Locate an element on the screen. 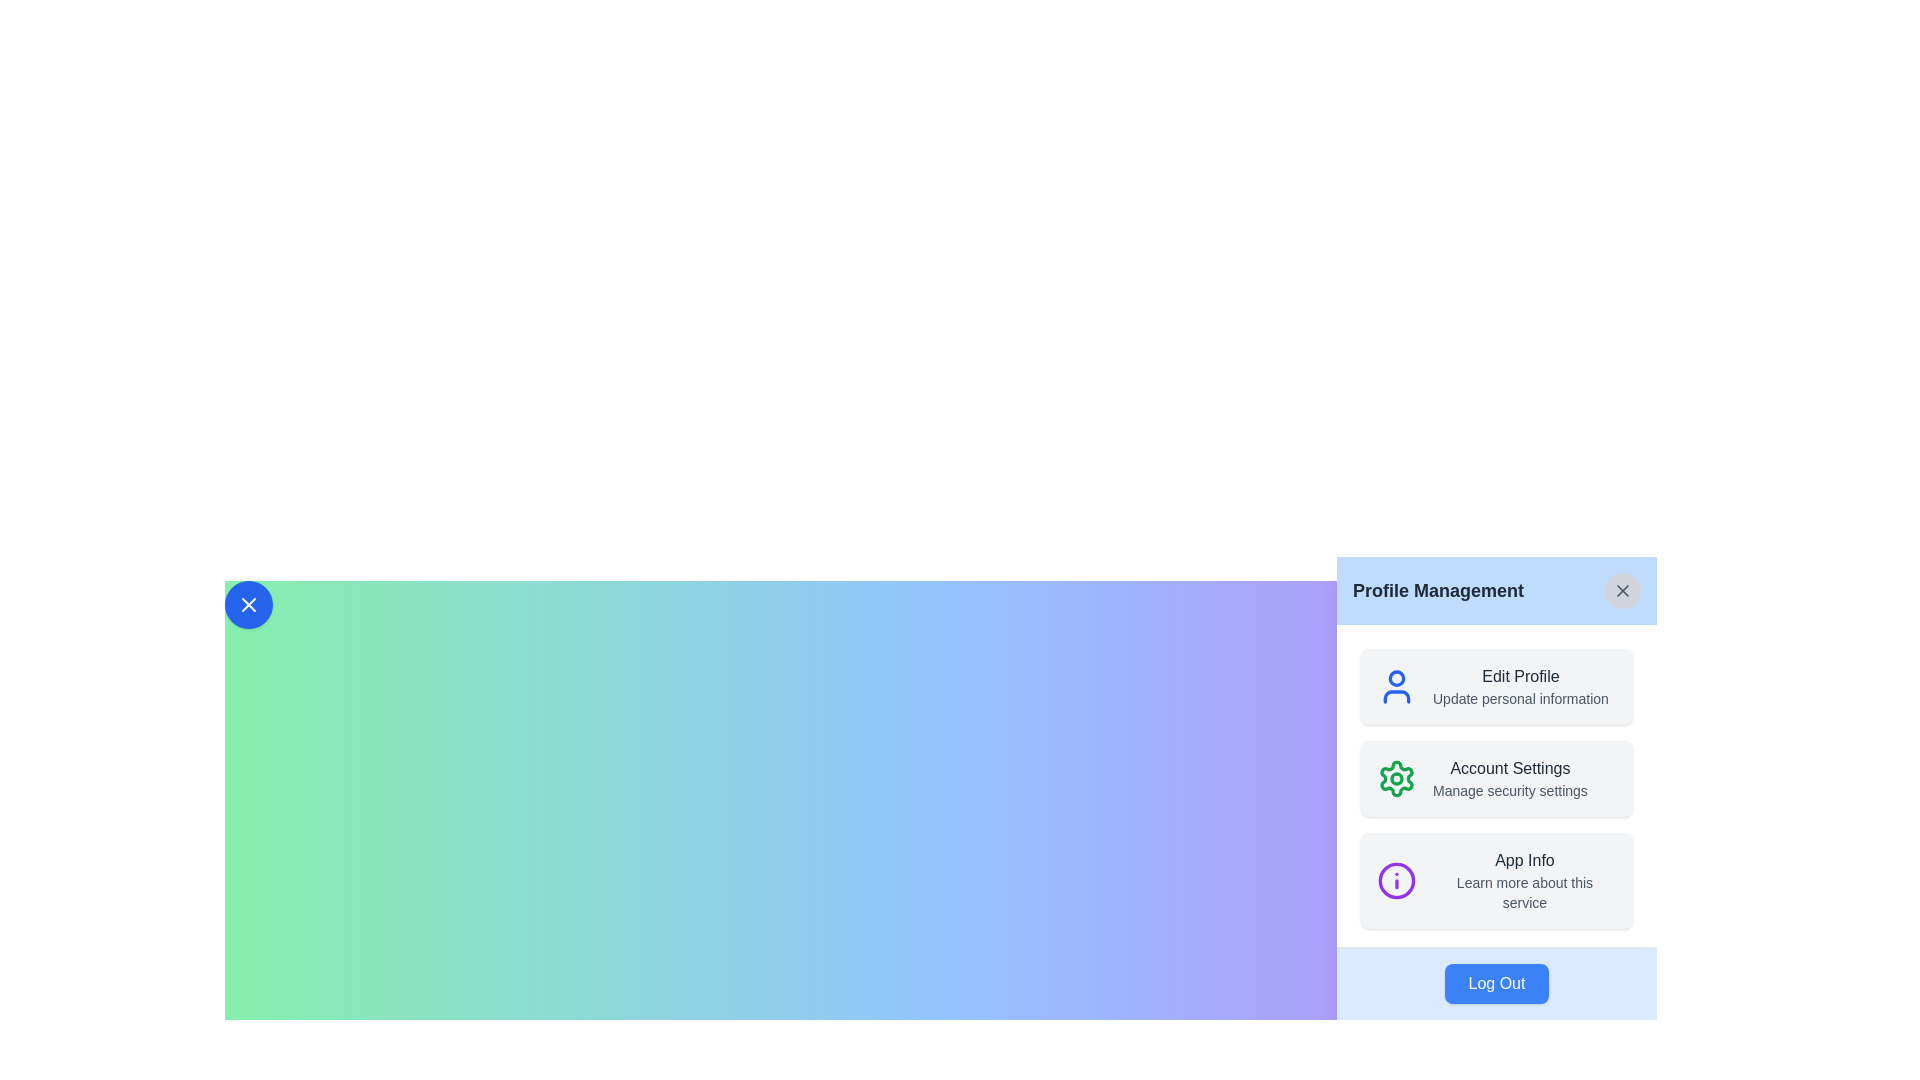  the circular button with a light gray background and a darker gray 'X' symbol inside, located at the top-right corner of the 'Profile Management' bar is located at coordinates (1622, 589).